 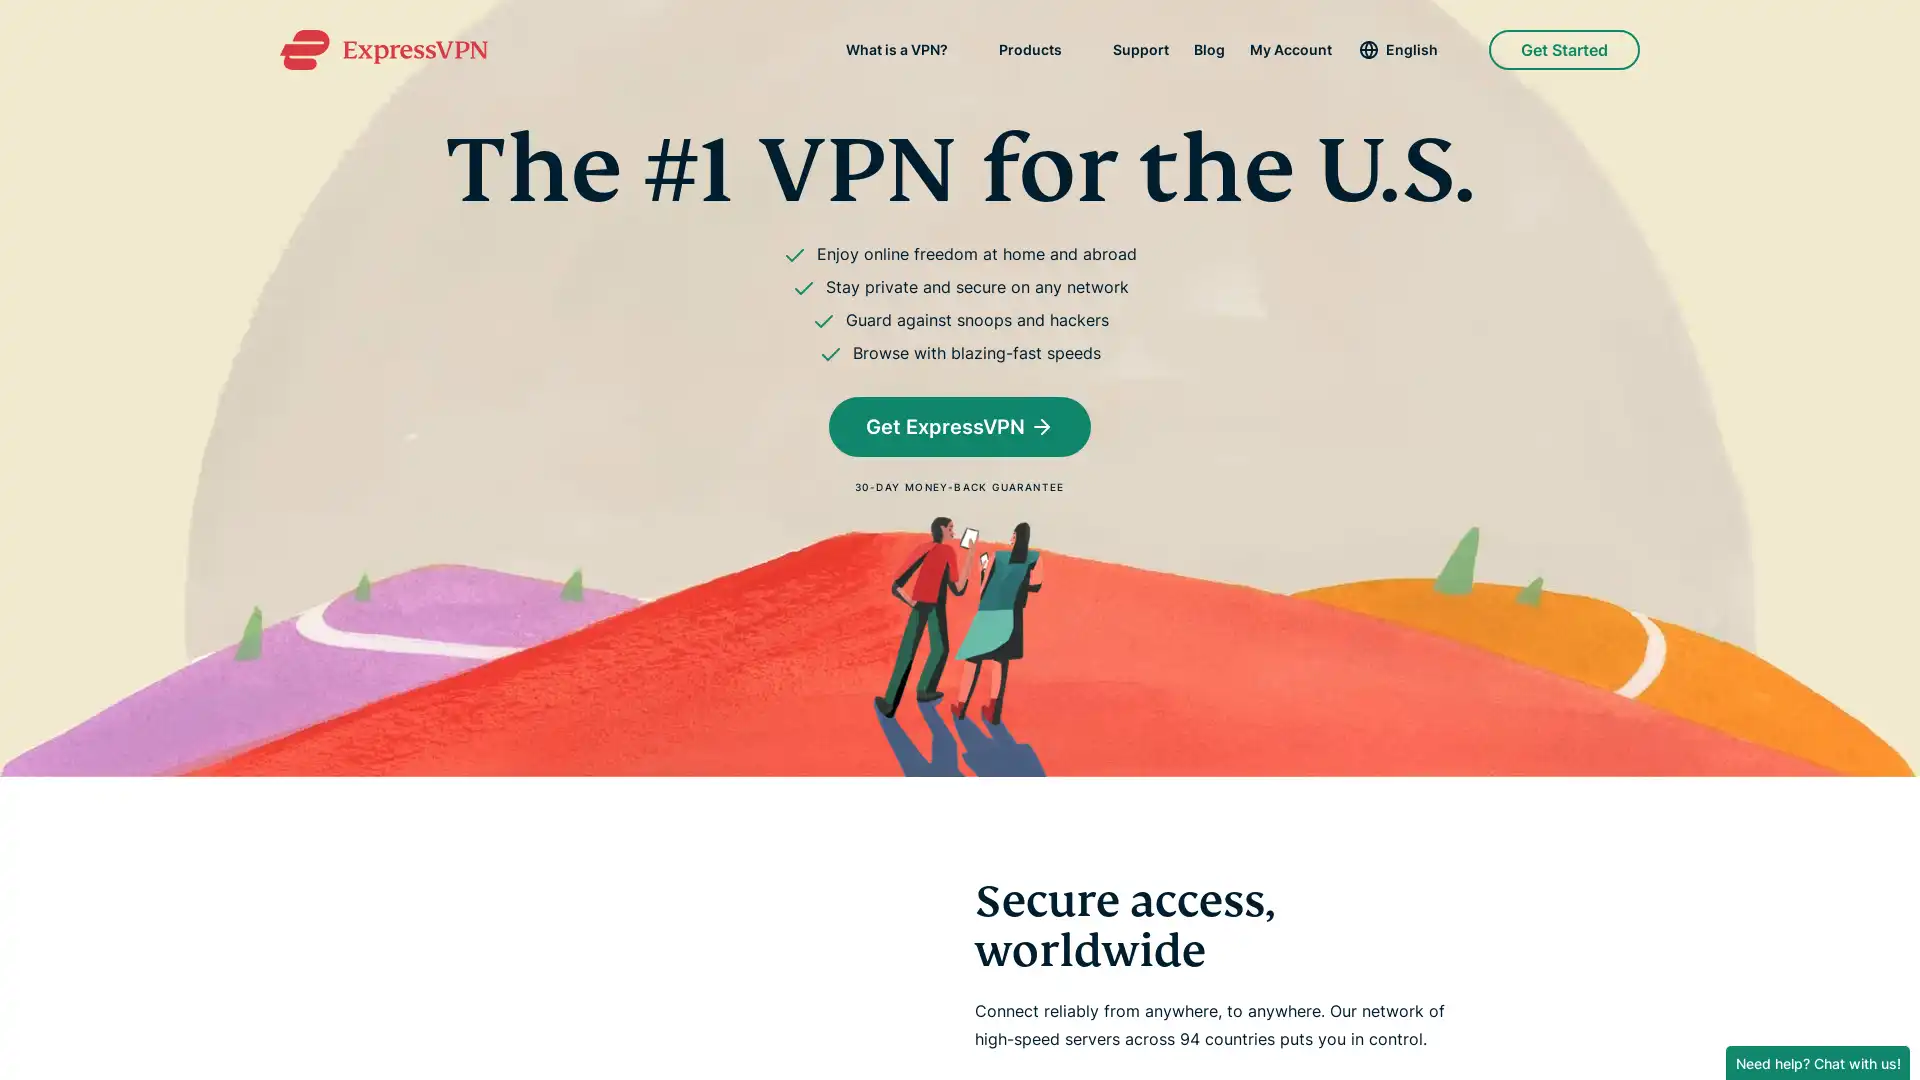 I want to click on Language, so click(x=1409, y=49).